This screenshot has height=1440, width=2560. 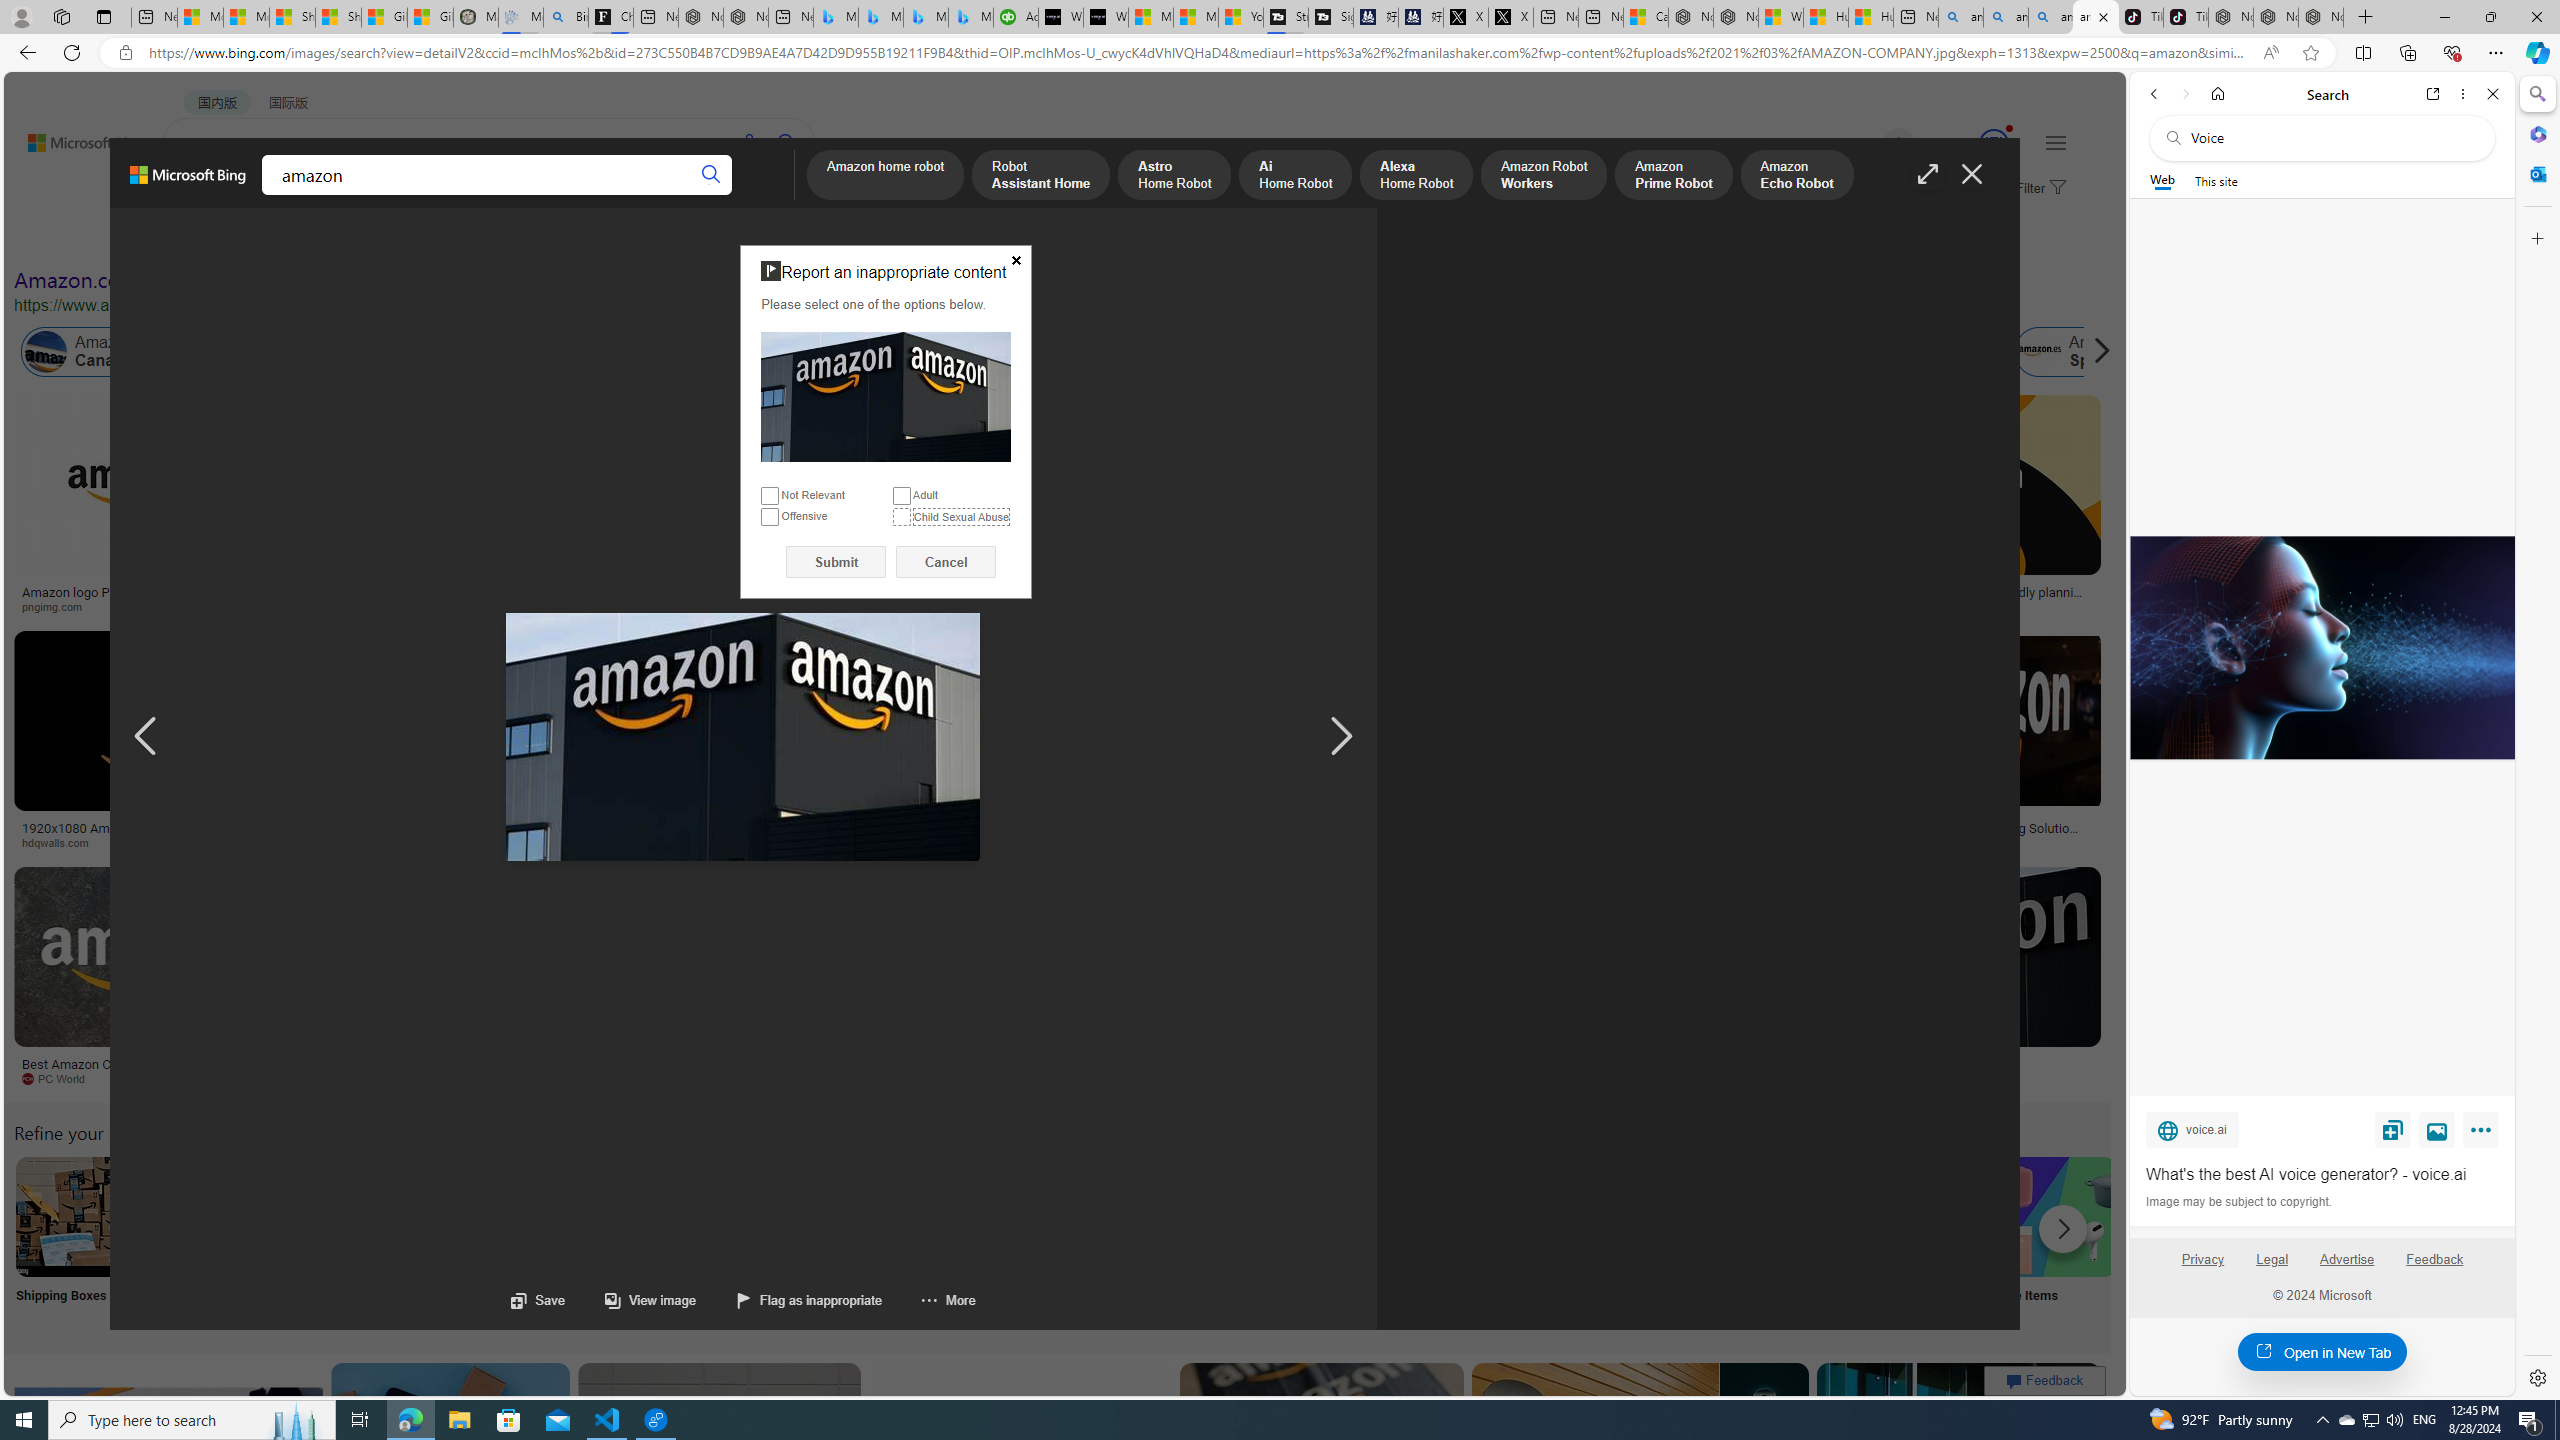 I want to click on 'Web scope', so click(x=2162, y=180).